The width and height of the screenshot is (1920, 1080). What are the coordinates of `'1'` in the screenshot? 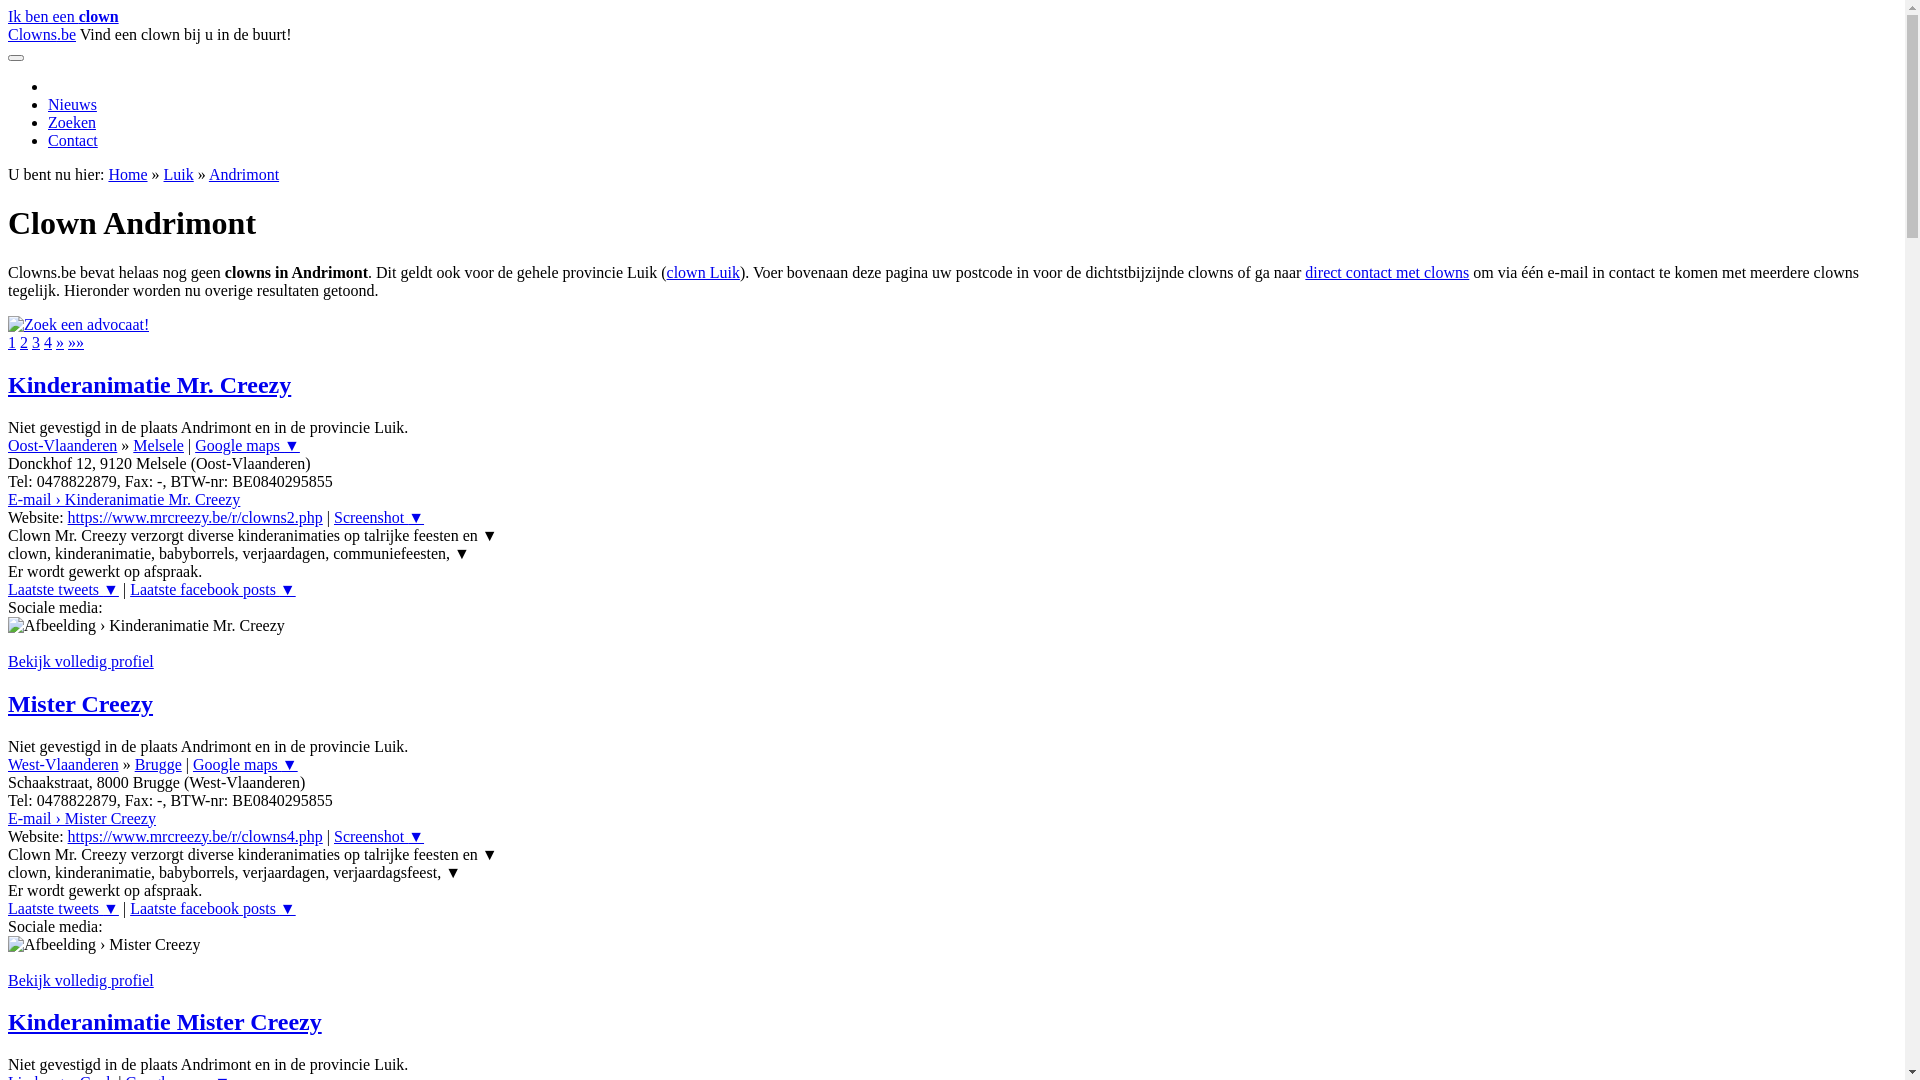 It's located at (12, 341).